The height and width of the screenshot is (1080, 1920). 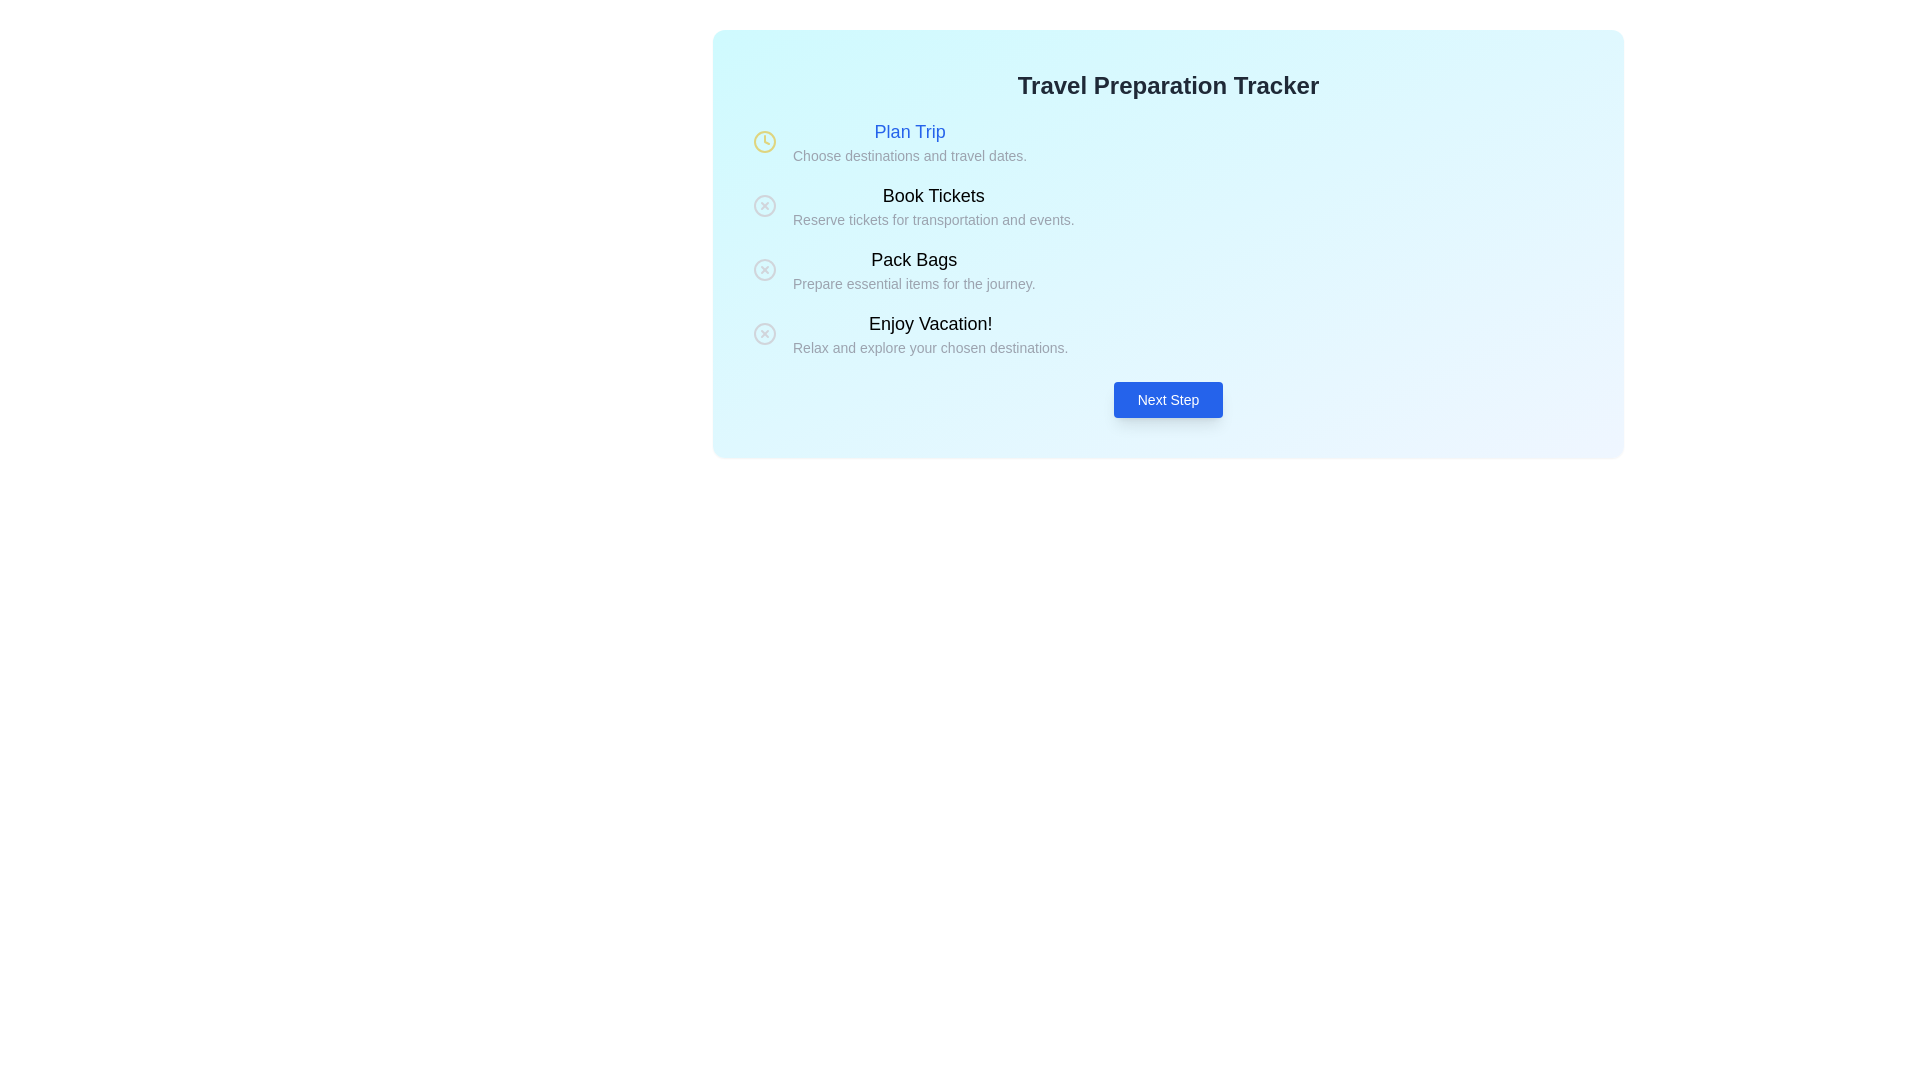 What do you see at coordinates (763, 205) in the screenshot?
I see `the Decorative indicator icon for the 'Book Tickets' section, which is the second icon in a vertically stacked list, located to the left of the text 'Book Tickets'` at bounding box center [763, 205].